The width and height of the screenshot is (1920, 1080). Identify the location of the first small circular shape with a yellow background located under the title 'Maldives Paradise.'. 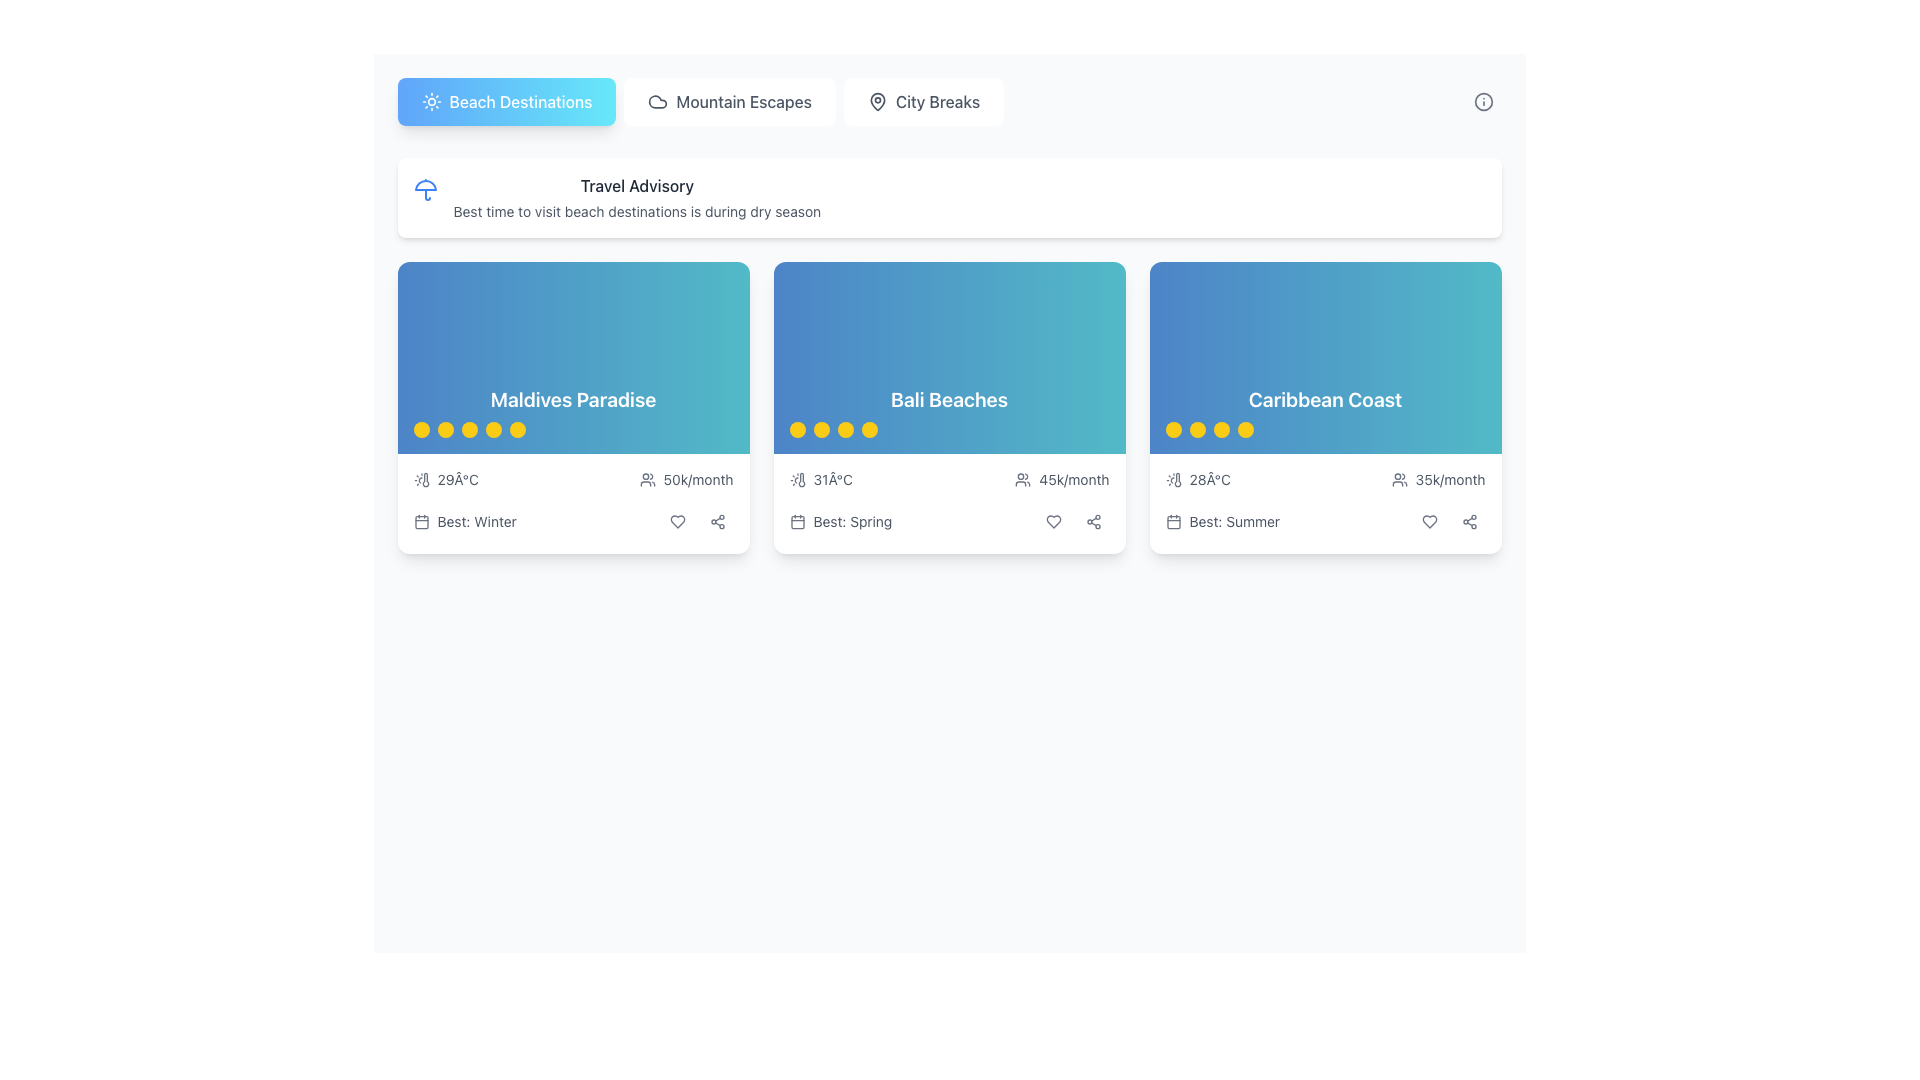
(420, 428).